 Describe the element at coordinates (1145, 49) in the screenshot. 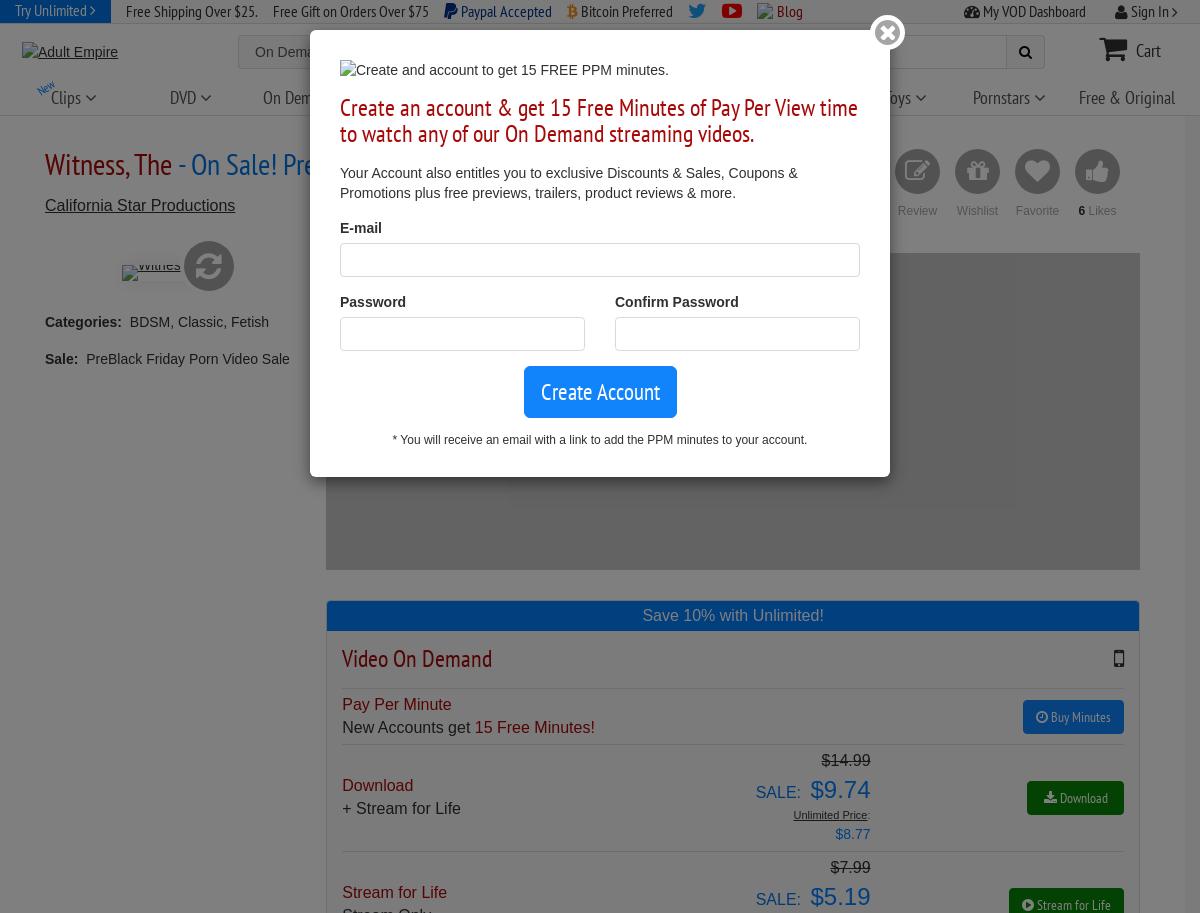

I see `'Cart'` at that location.